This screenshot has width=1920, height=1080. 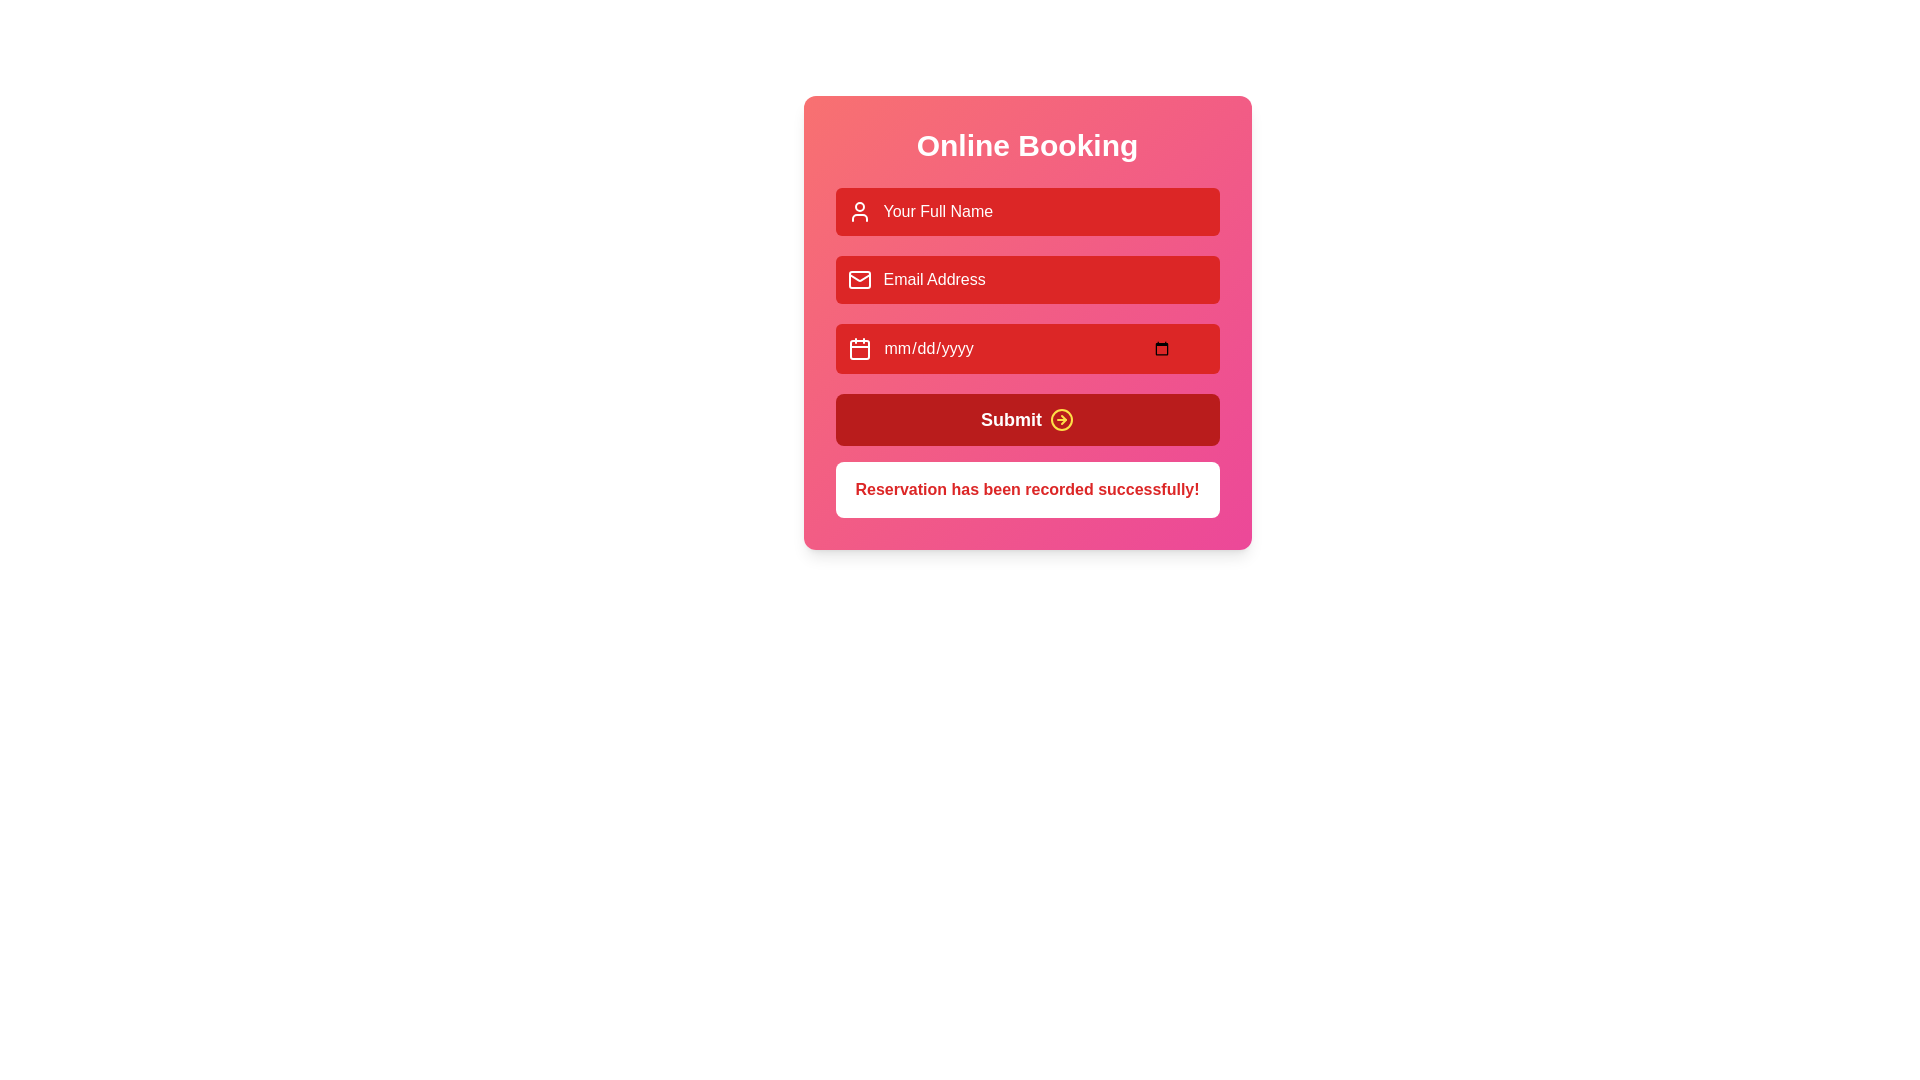 What do you see at coordinates (1027, 212) in the screenshot?
I see `the red text input field for 'Your Full Name' to focus on it` at bounding box center [1027, 212].